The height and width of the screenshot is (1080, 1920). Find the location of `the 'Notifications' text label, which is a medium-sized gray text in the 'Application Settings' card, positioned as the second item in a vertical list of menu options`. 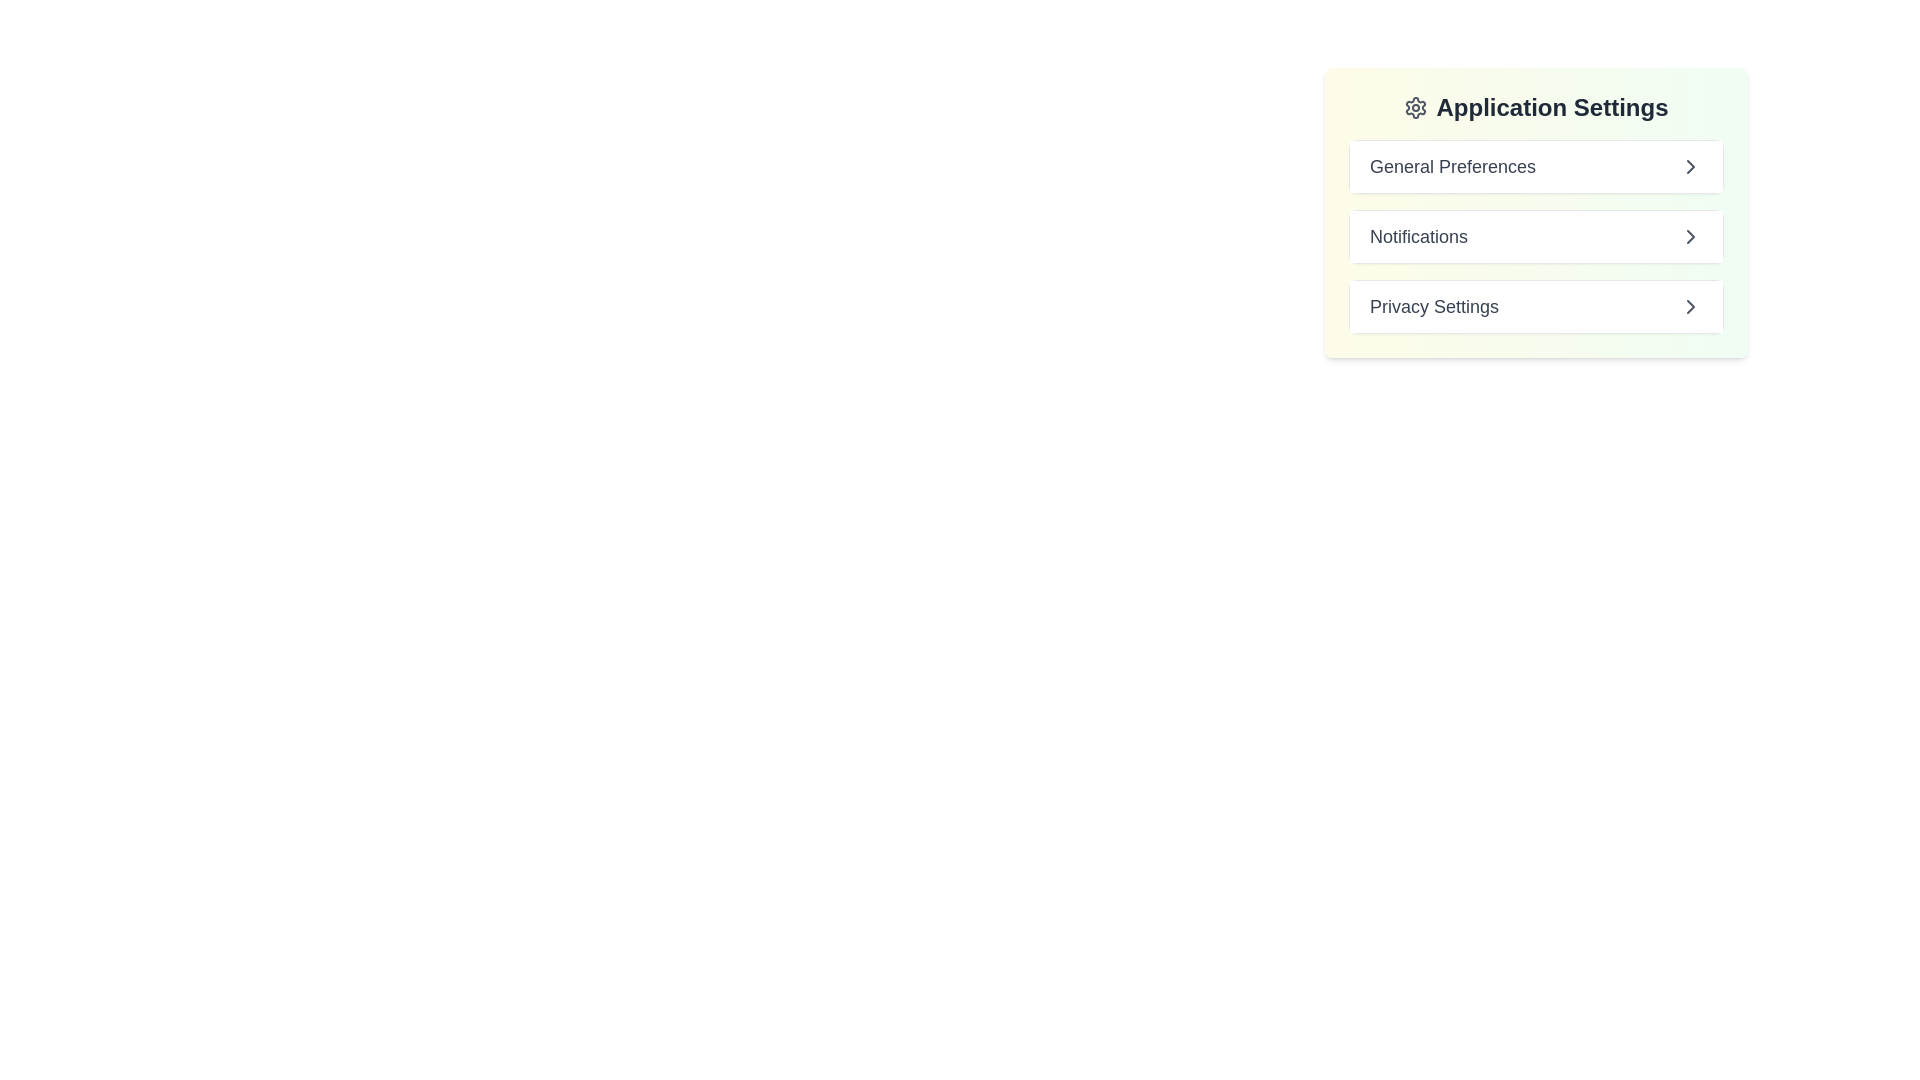

the 'Notifications' text label, which is a medium-sized gray text in the 'Application Settings' card, positioned as the second item in a vertical list of menu options is located at coordinates (1418, 235).